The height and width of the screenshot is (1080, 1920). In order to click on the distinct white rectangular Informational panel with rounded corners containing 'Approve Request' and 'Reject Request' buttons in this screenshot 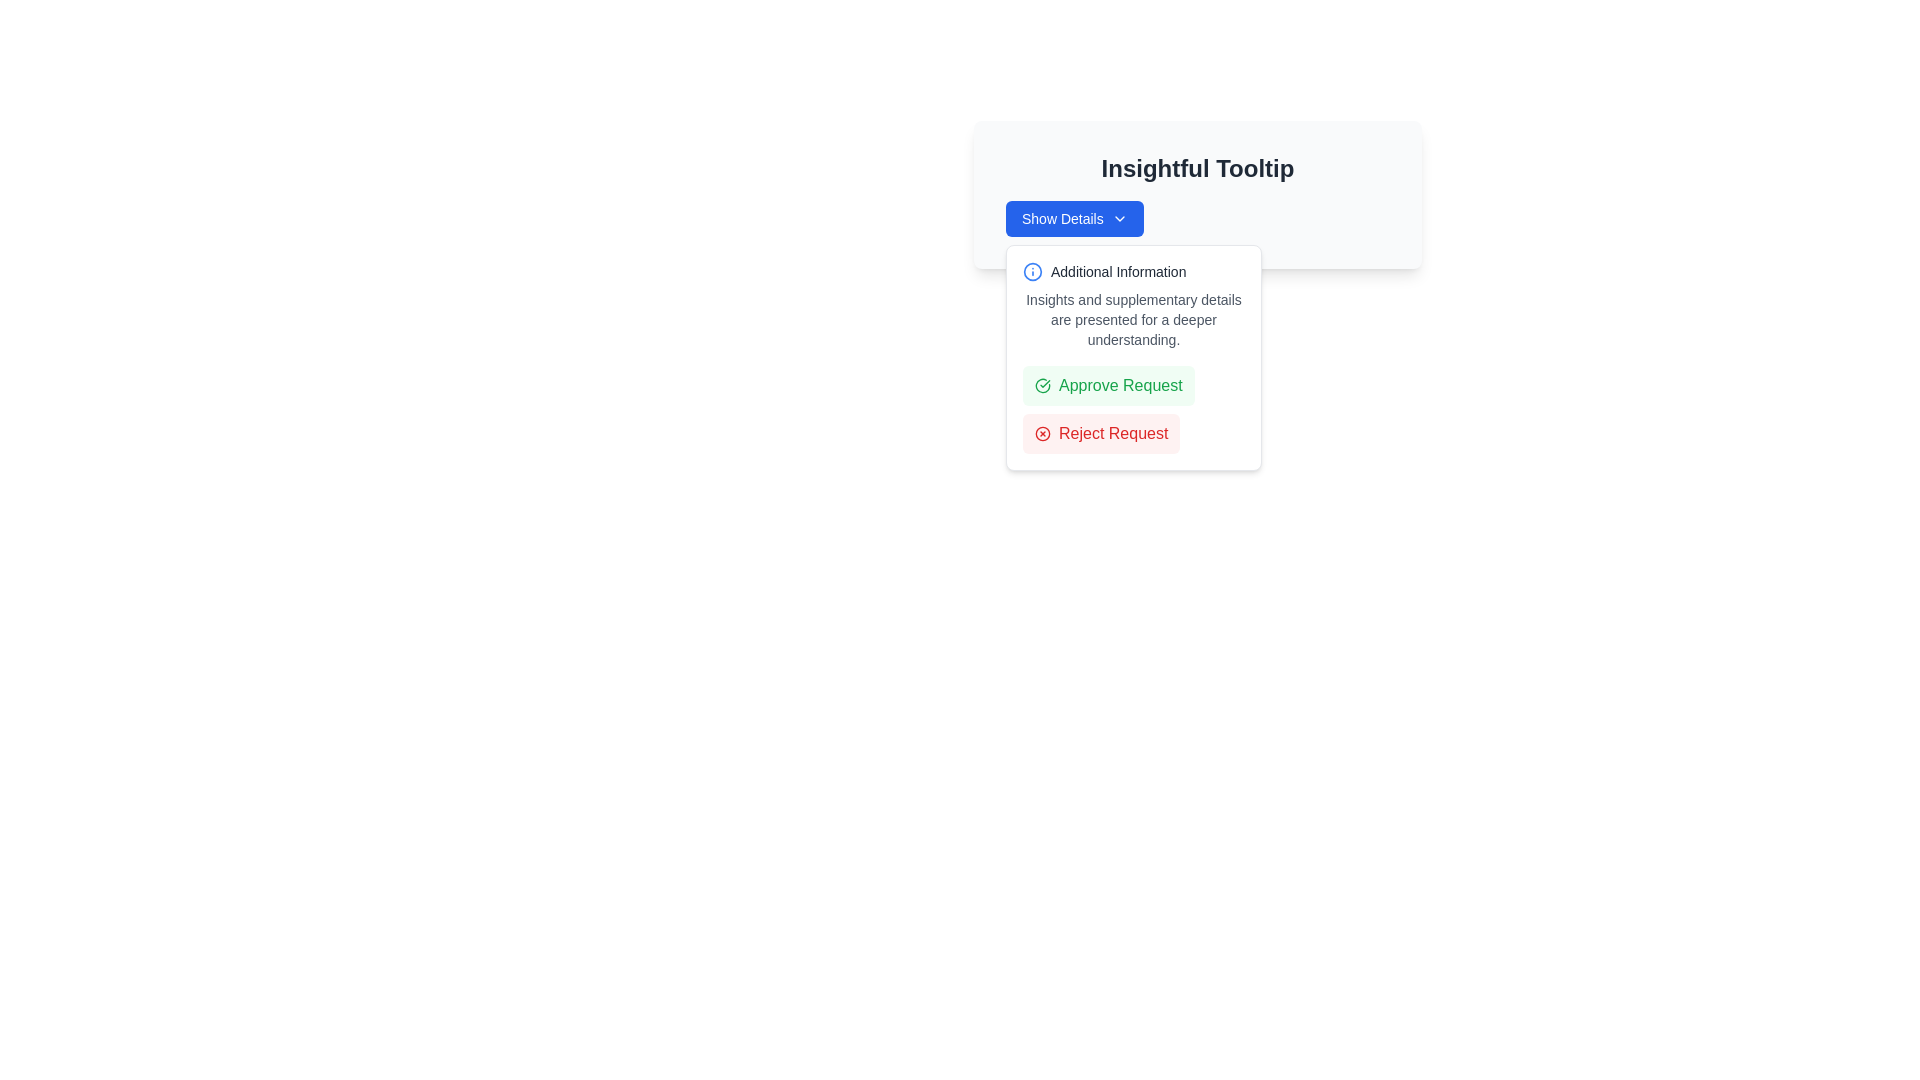, I will do `click(1133, 357)`.